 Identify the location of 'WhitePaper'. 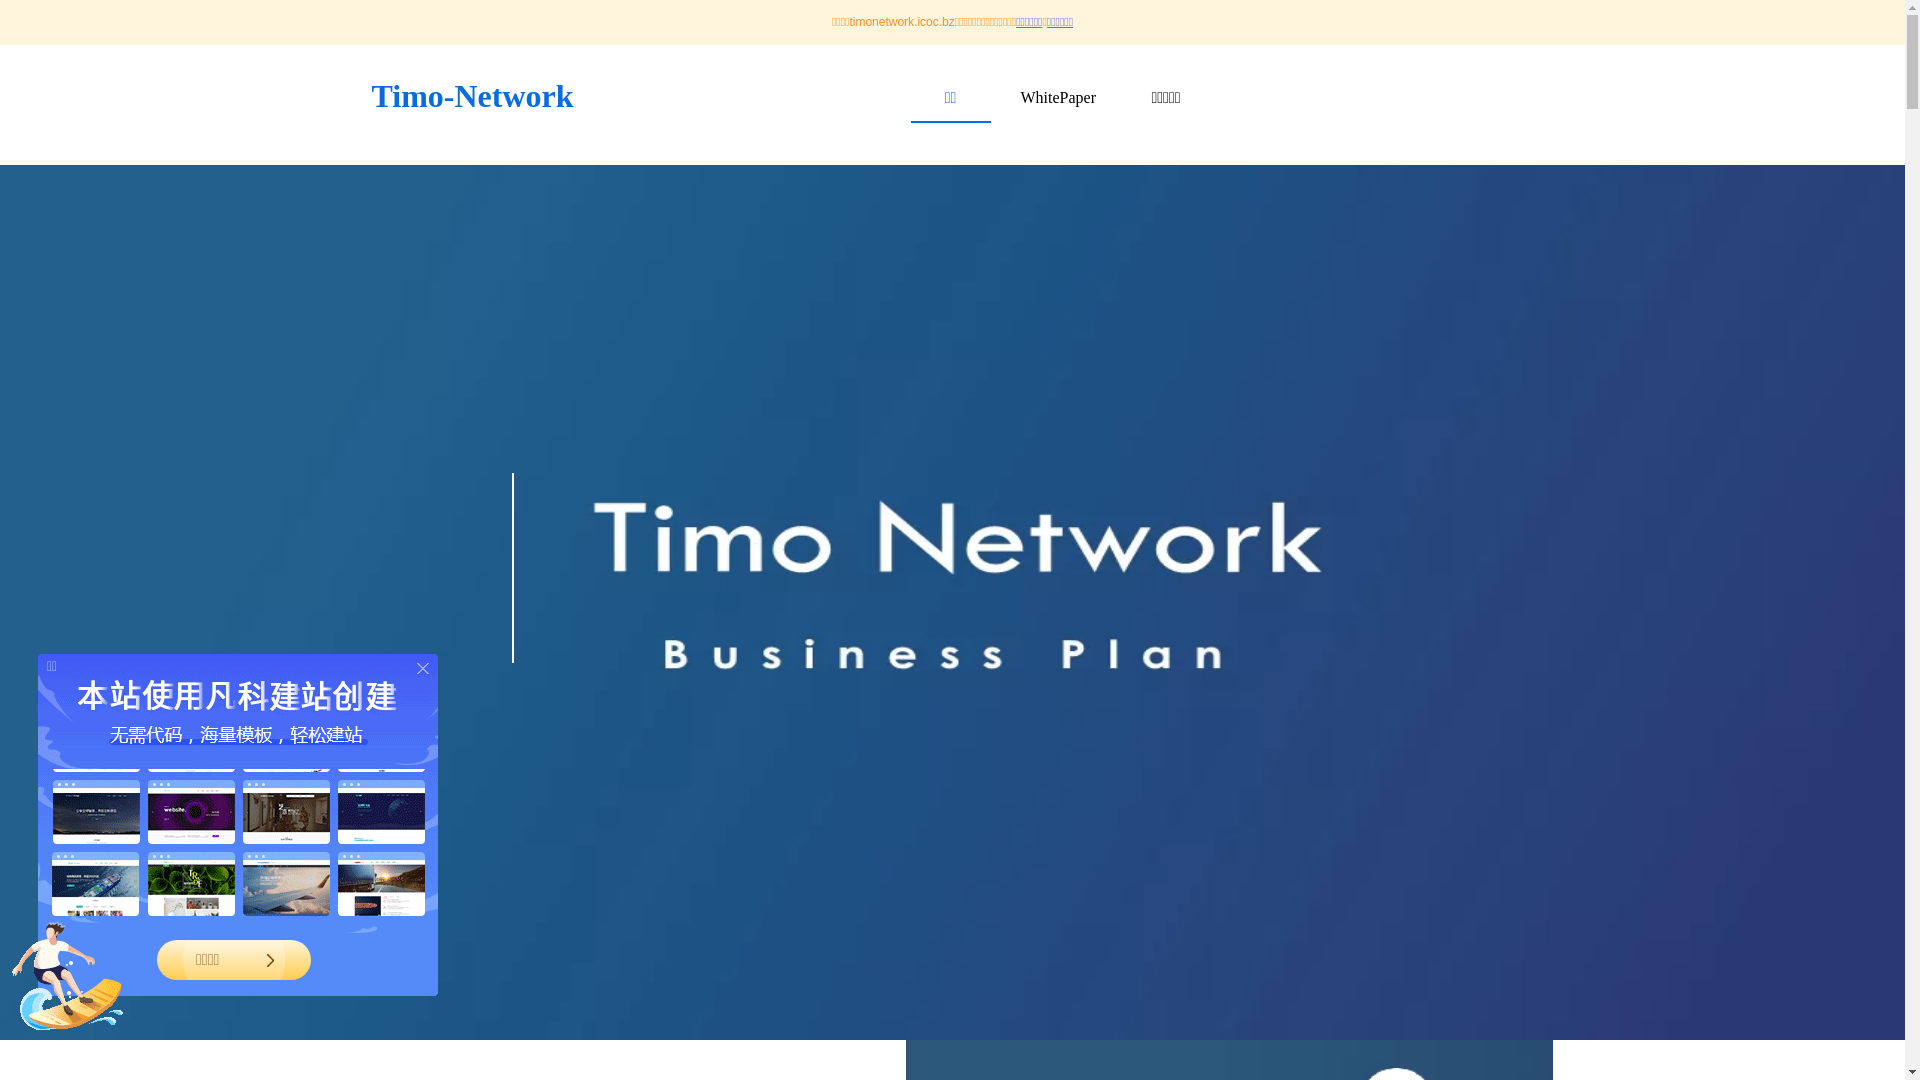
(1056, 97).